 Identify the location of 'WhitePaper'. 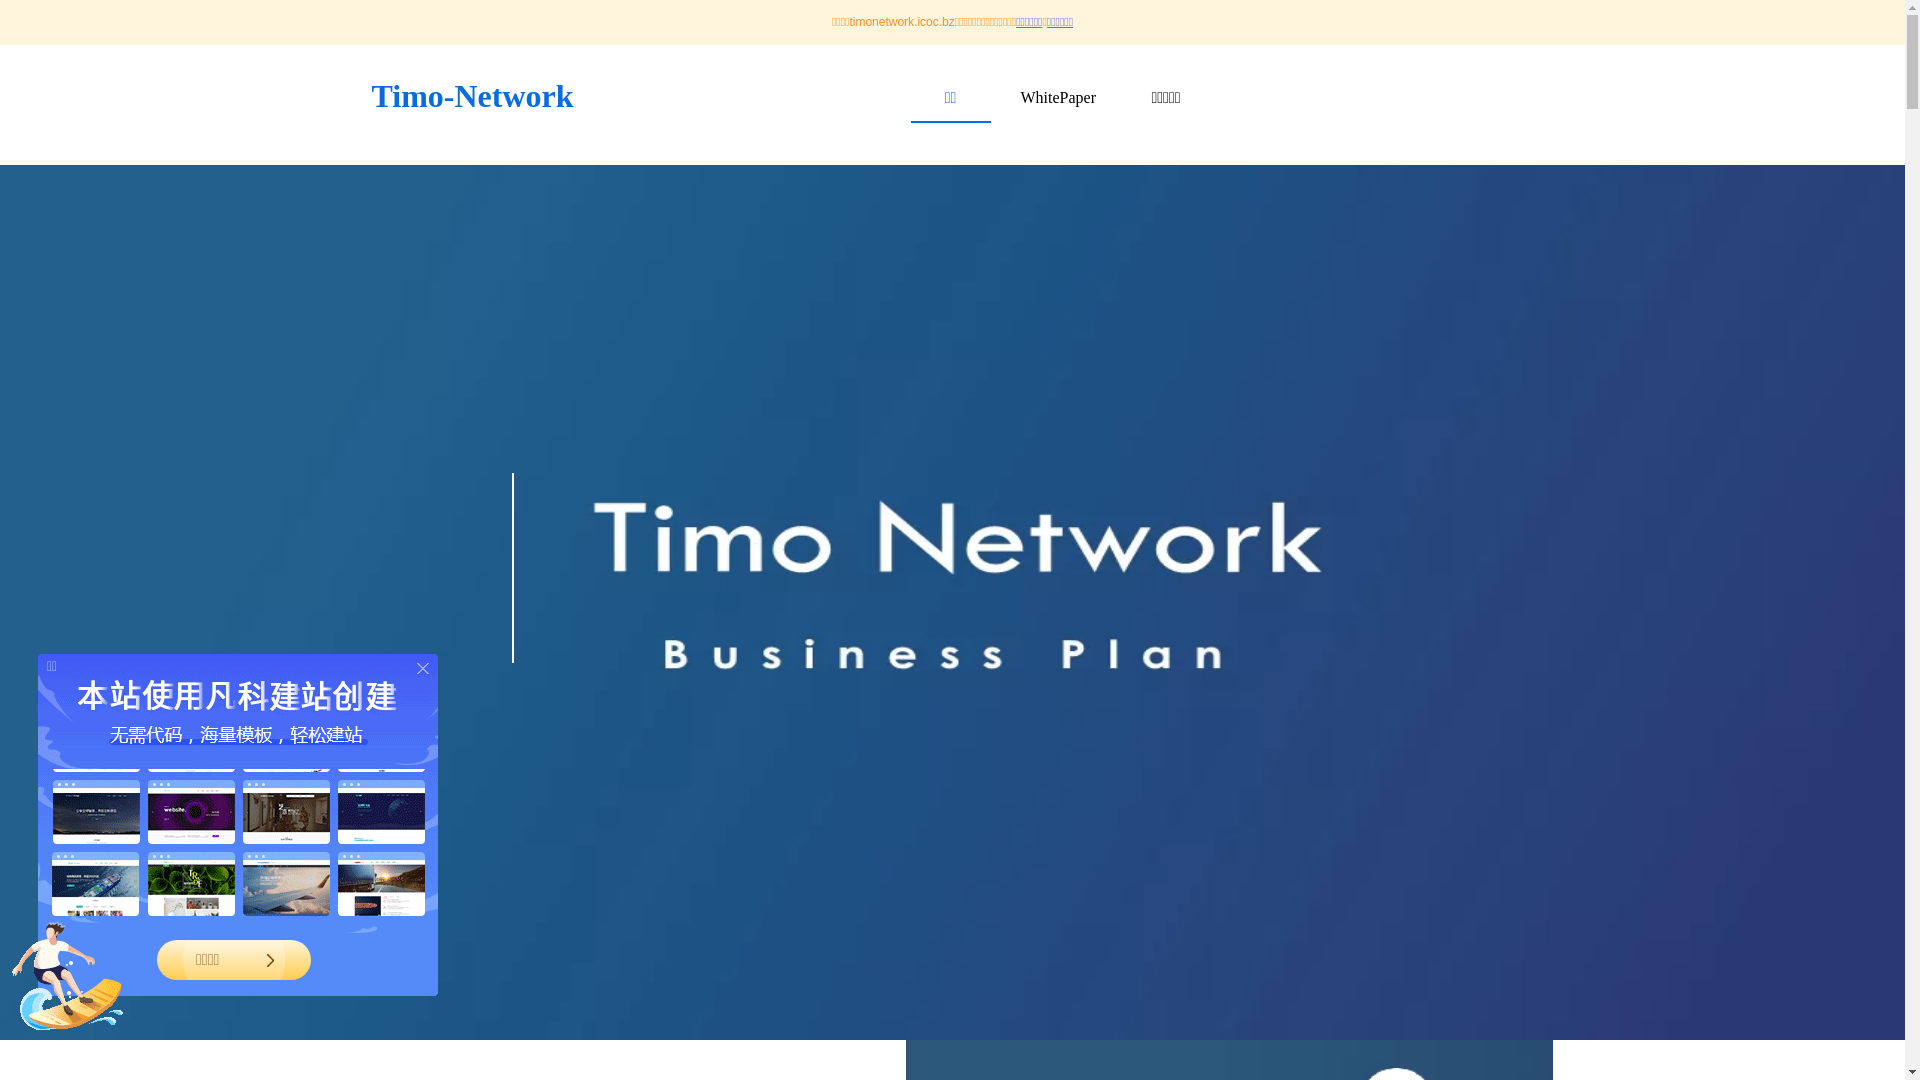
(1056, 97).